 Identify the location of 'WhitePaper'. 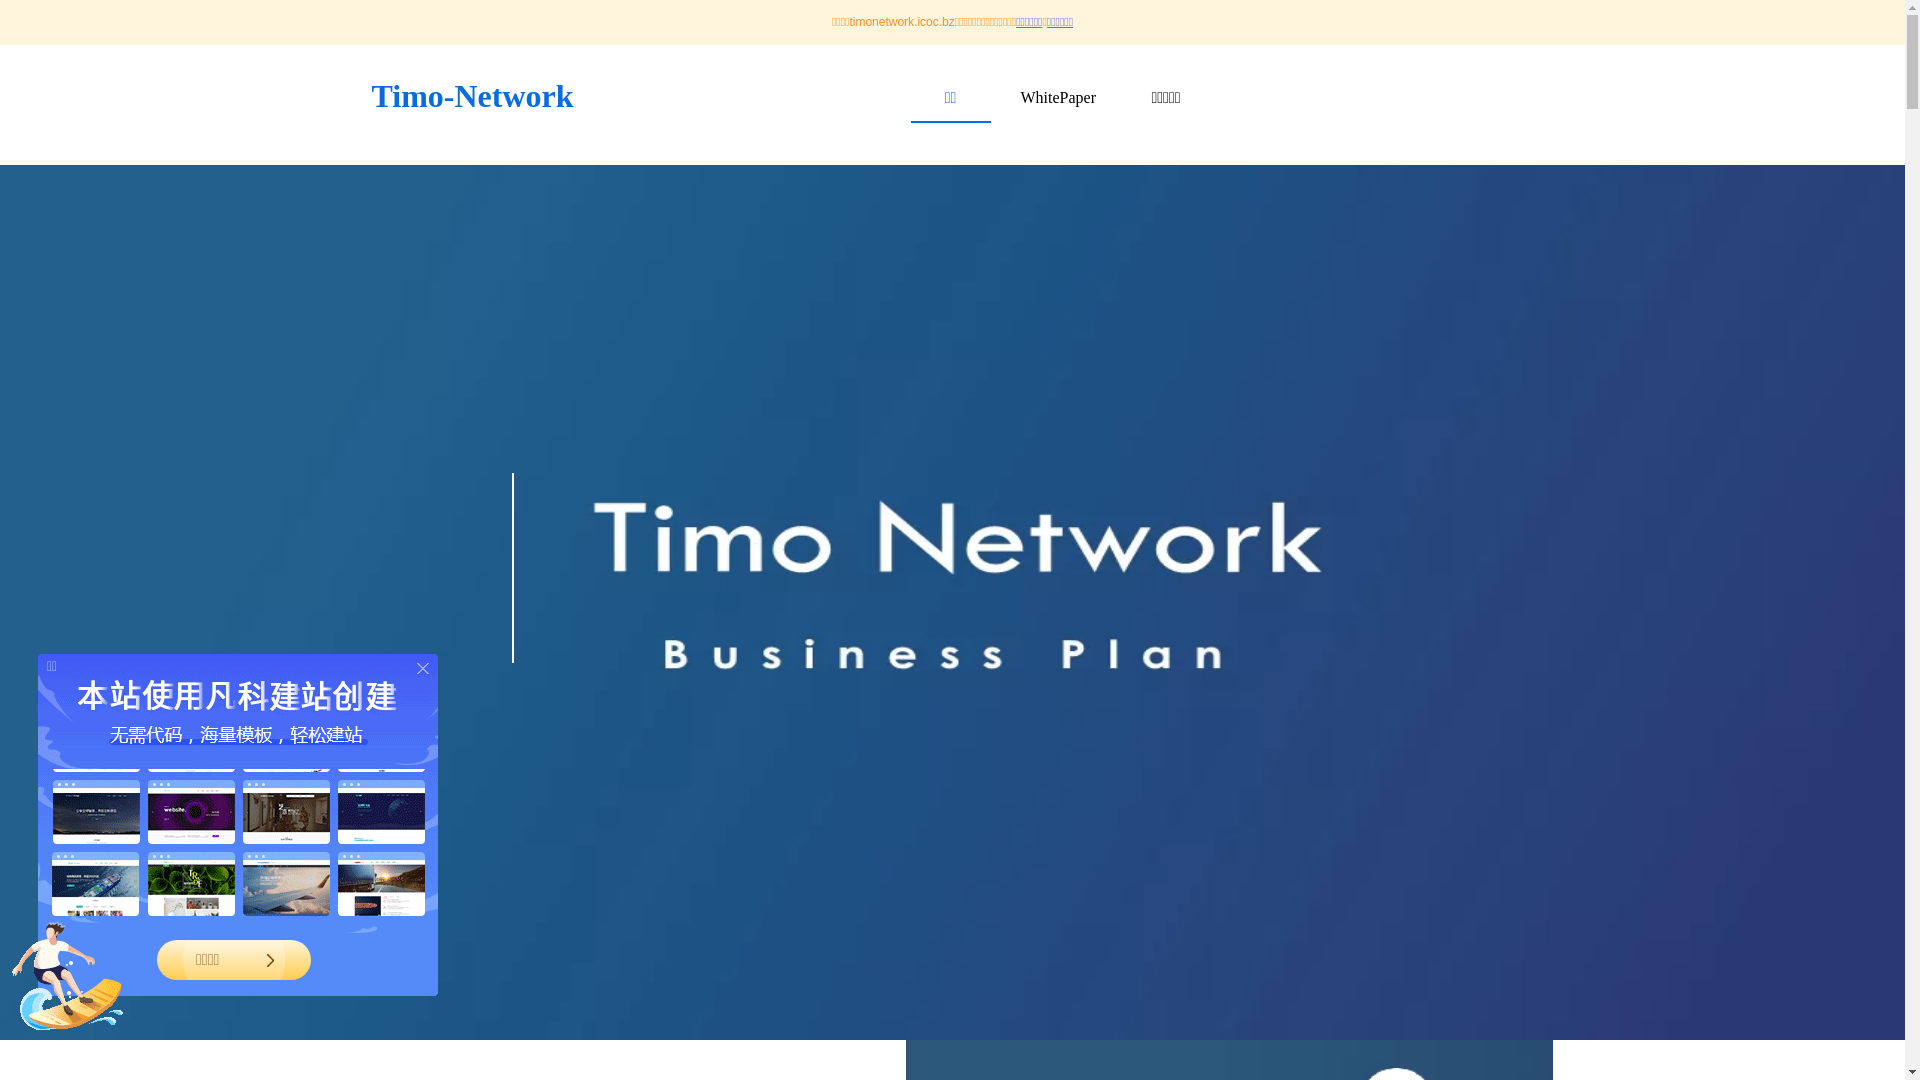
(1056, 97).